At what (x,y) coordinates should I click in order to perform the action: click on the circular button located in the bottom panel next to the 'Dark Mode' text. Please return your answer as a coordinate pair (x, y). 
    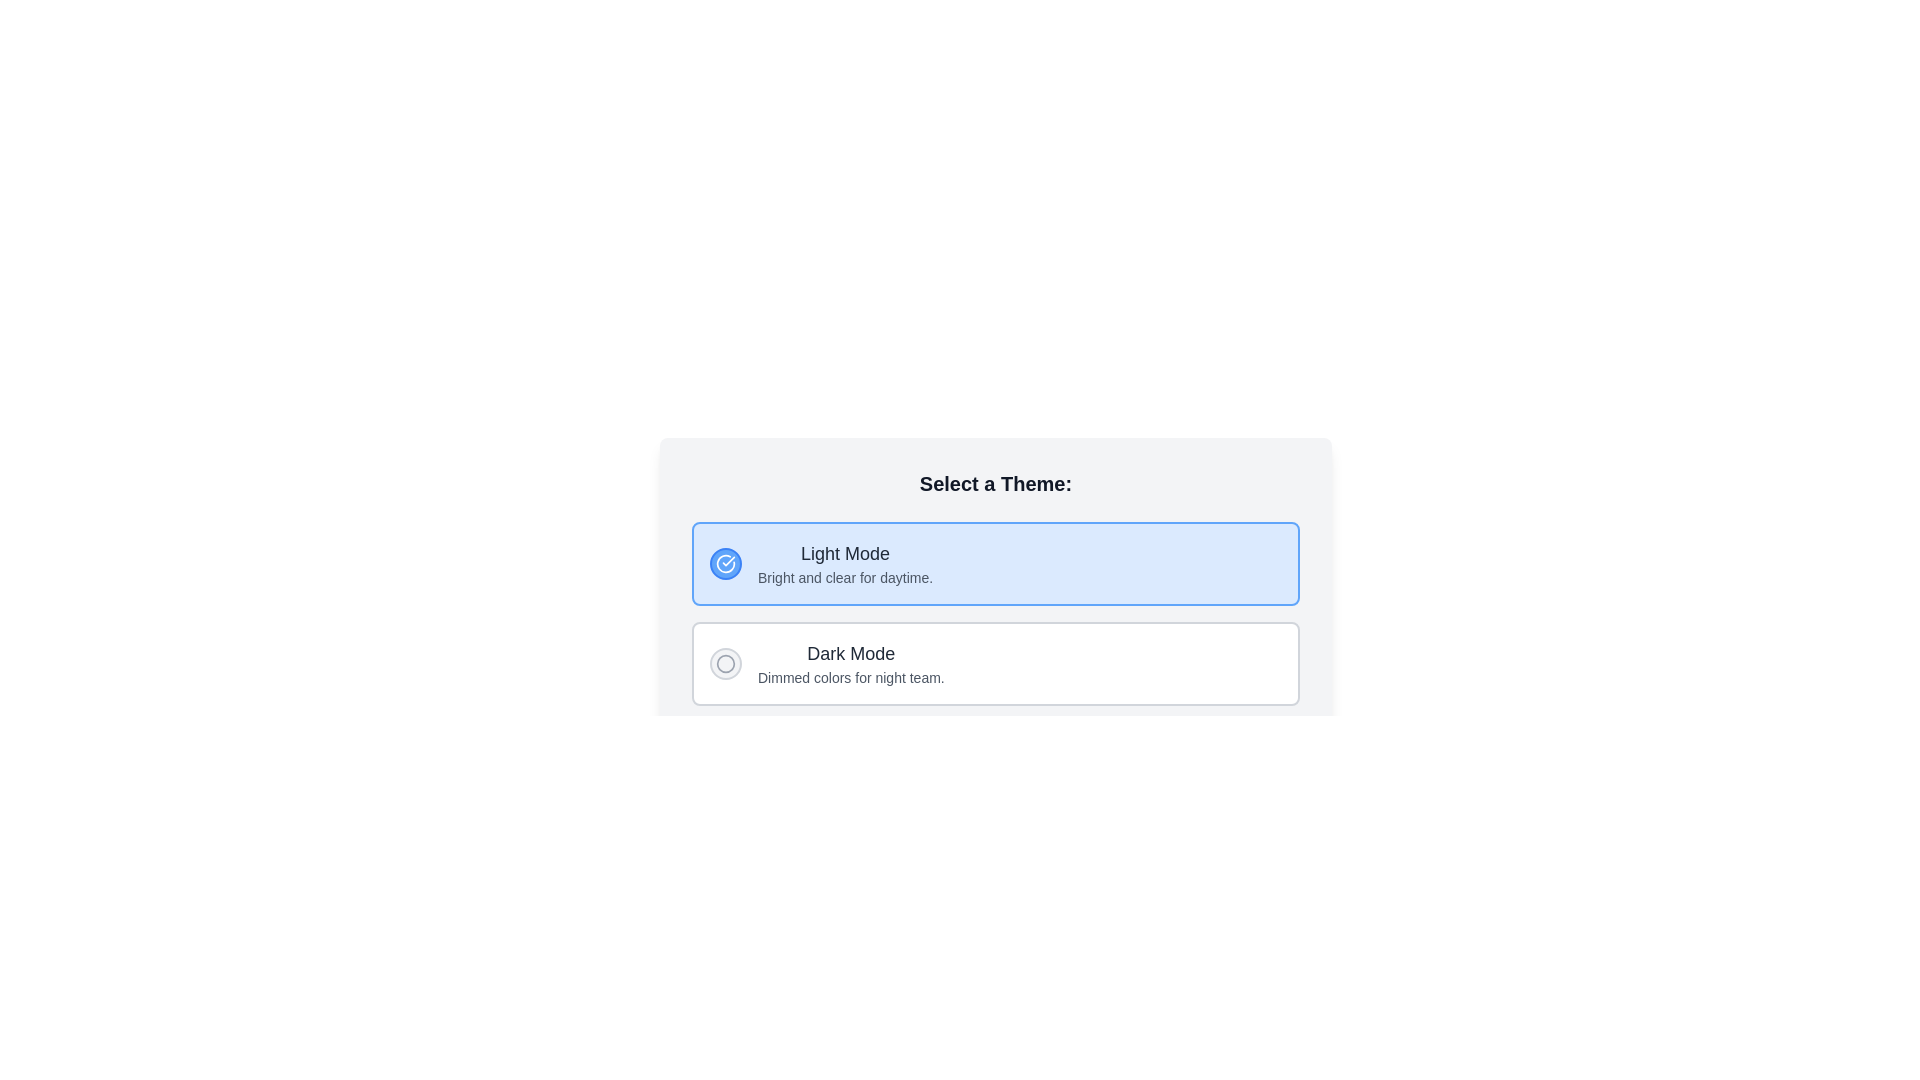
    Looking at the image, I should click on (724, 663).